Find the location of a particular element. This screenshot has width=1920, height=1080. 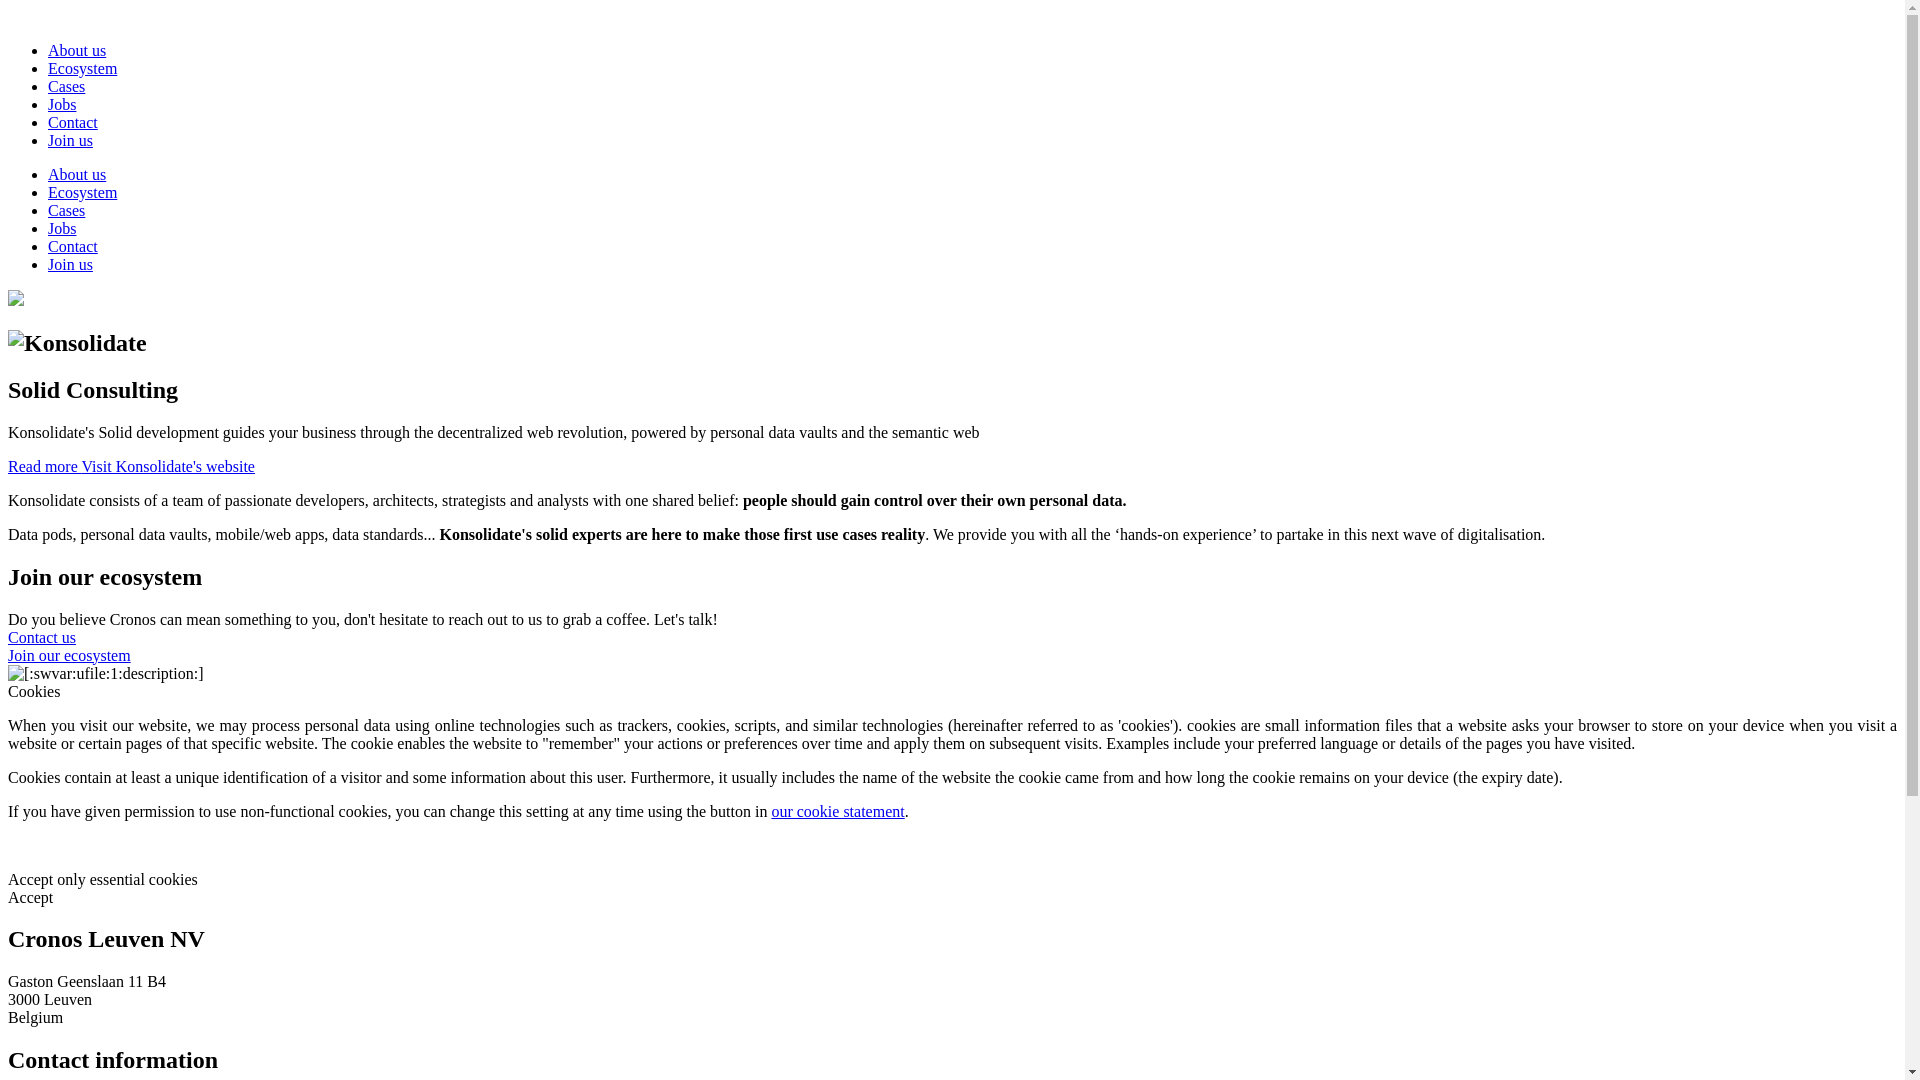

'Read more' is located at coordinates (44, 466).